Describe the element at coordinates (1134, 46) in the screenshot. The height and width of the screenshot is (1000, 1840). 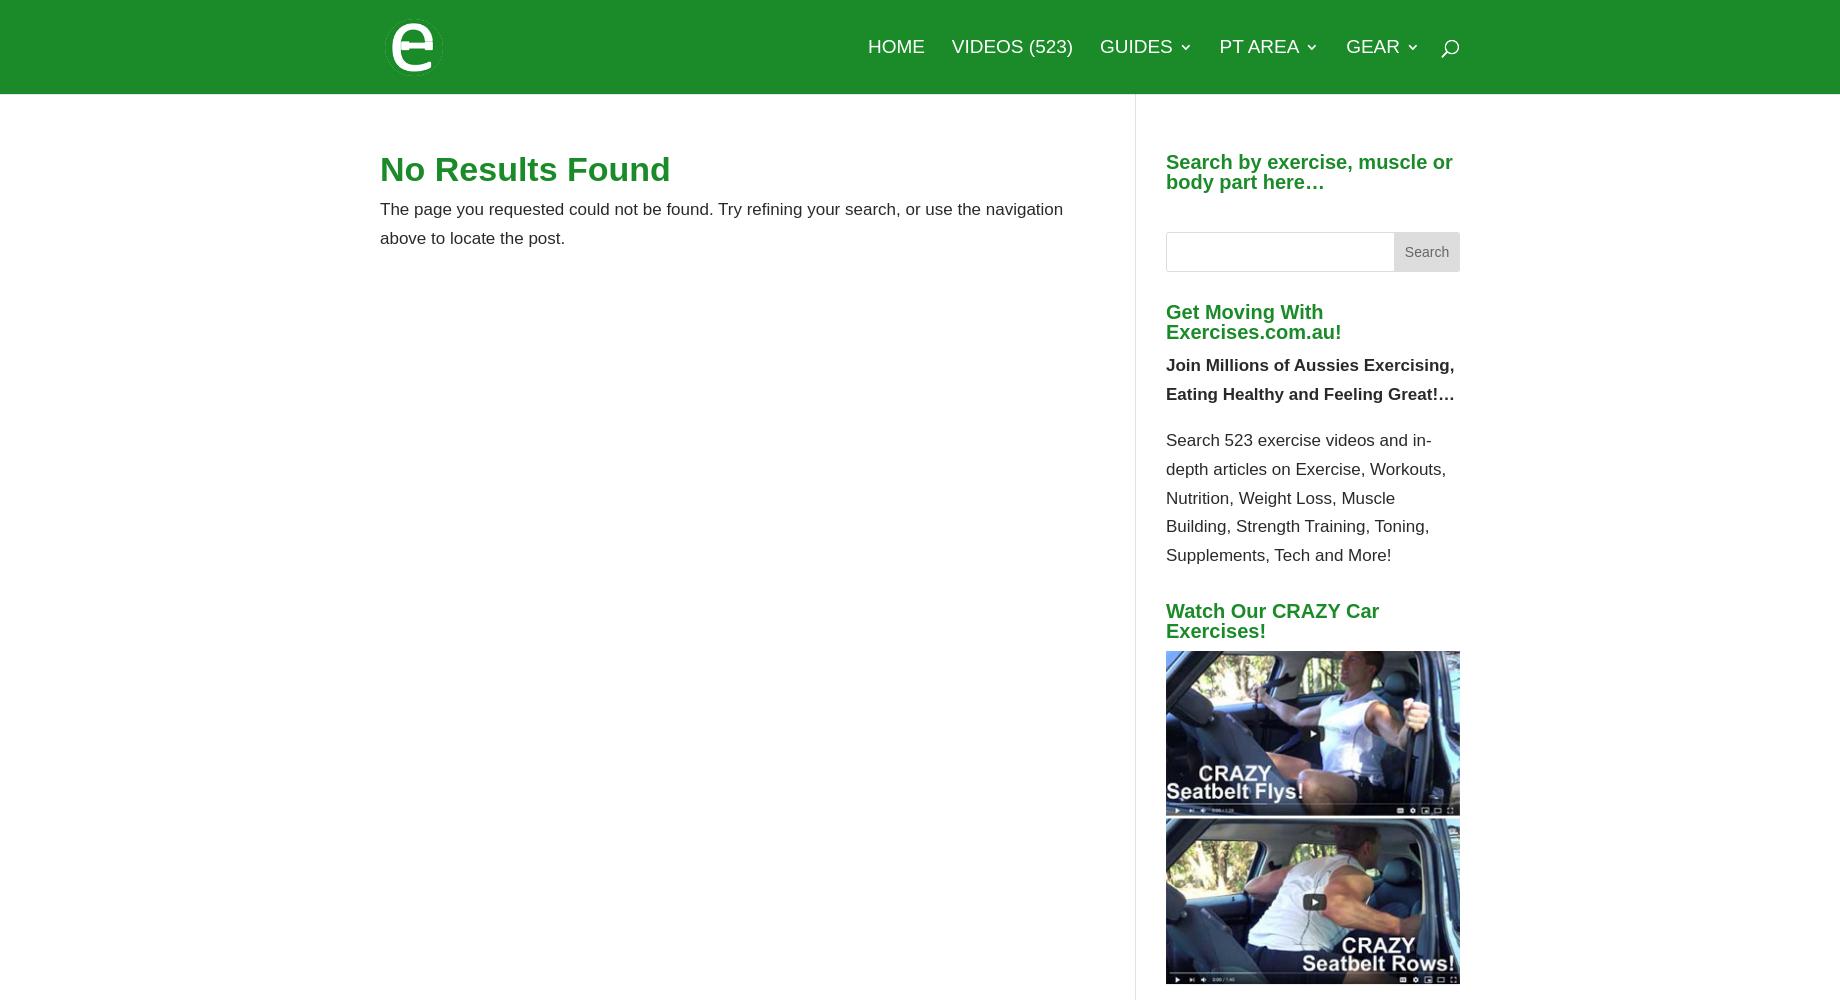
I see `'Guides'` at that location.